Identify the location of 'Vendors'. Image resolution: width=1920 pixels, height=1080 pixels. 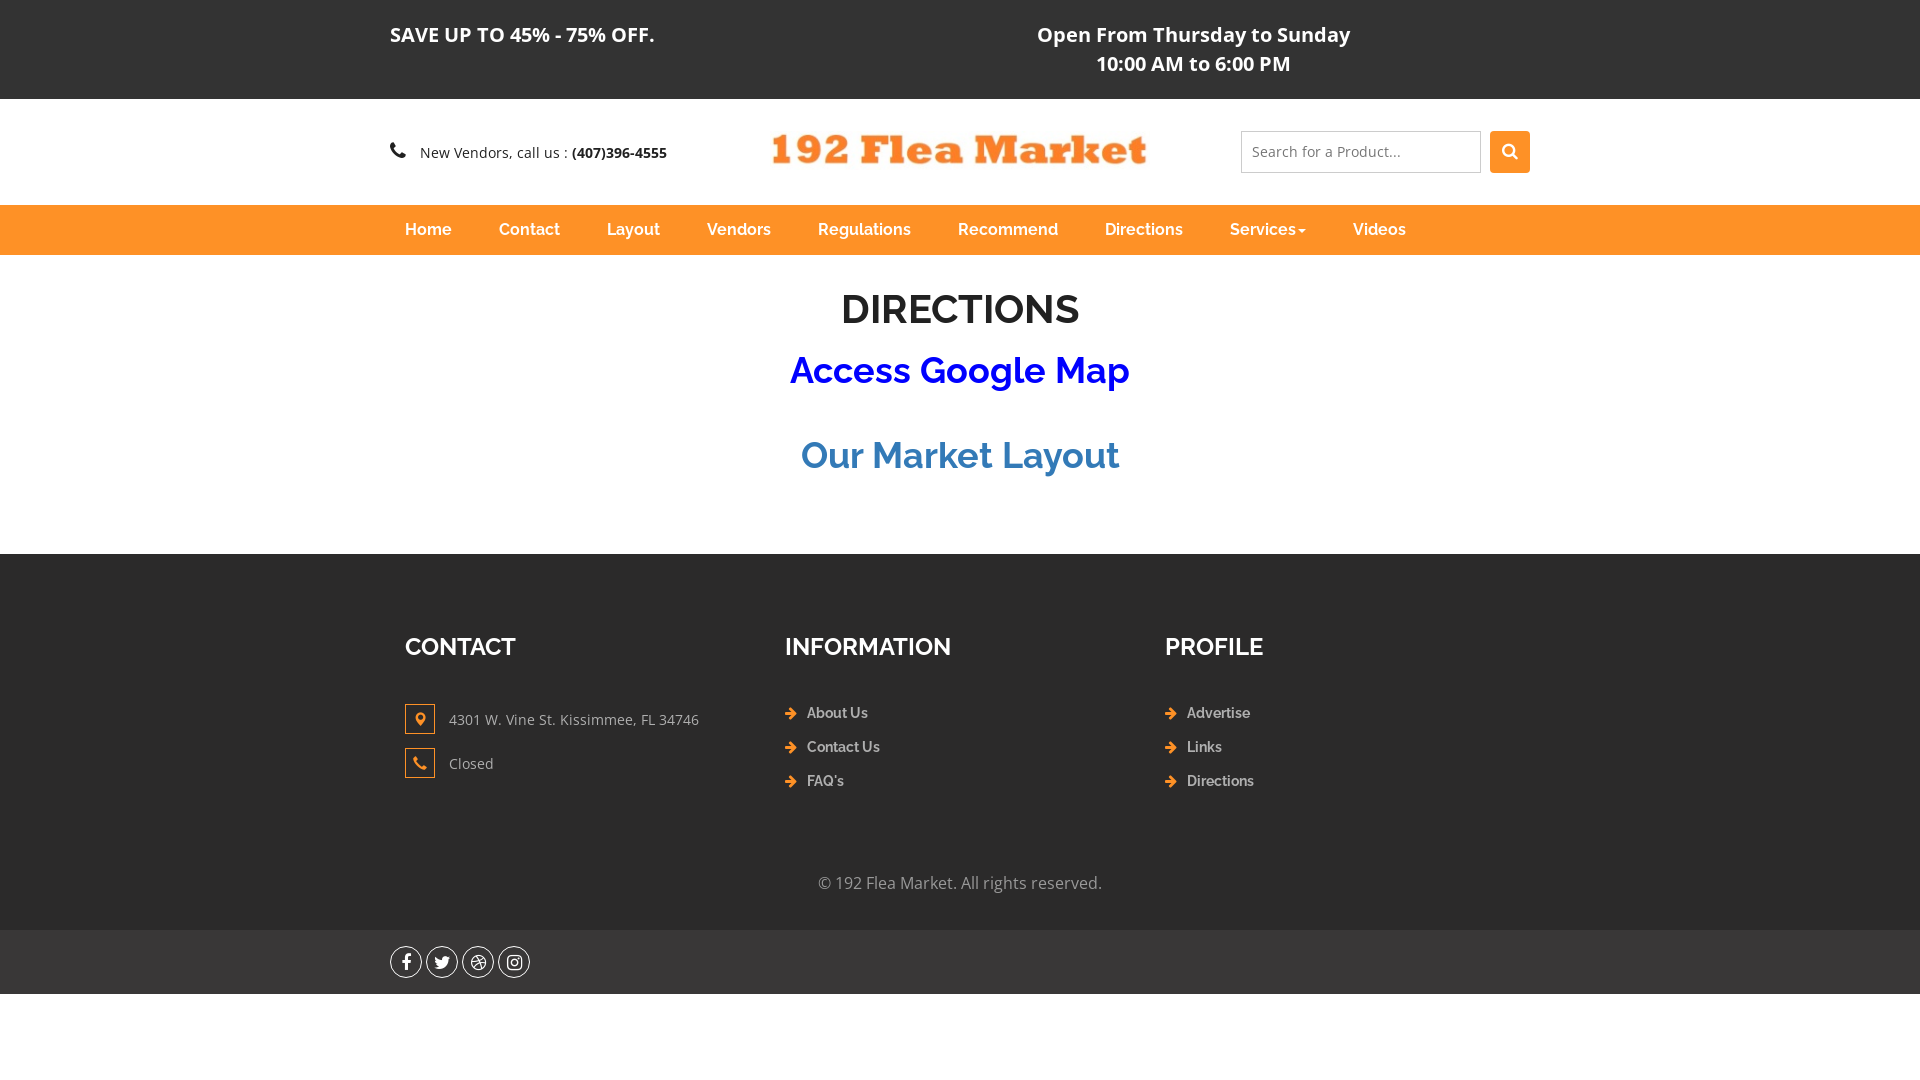
(738, 229).